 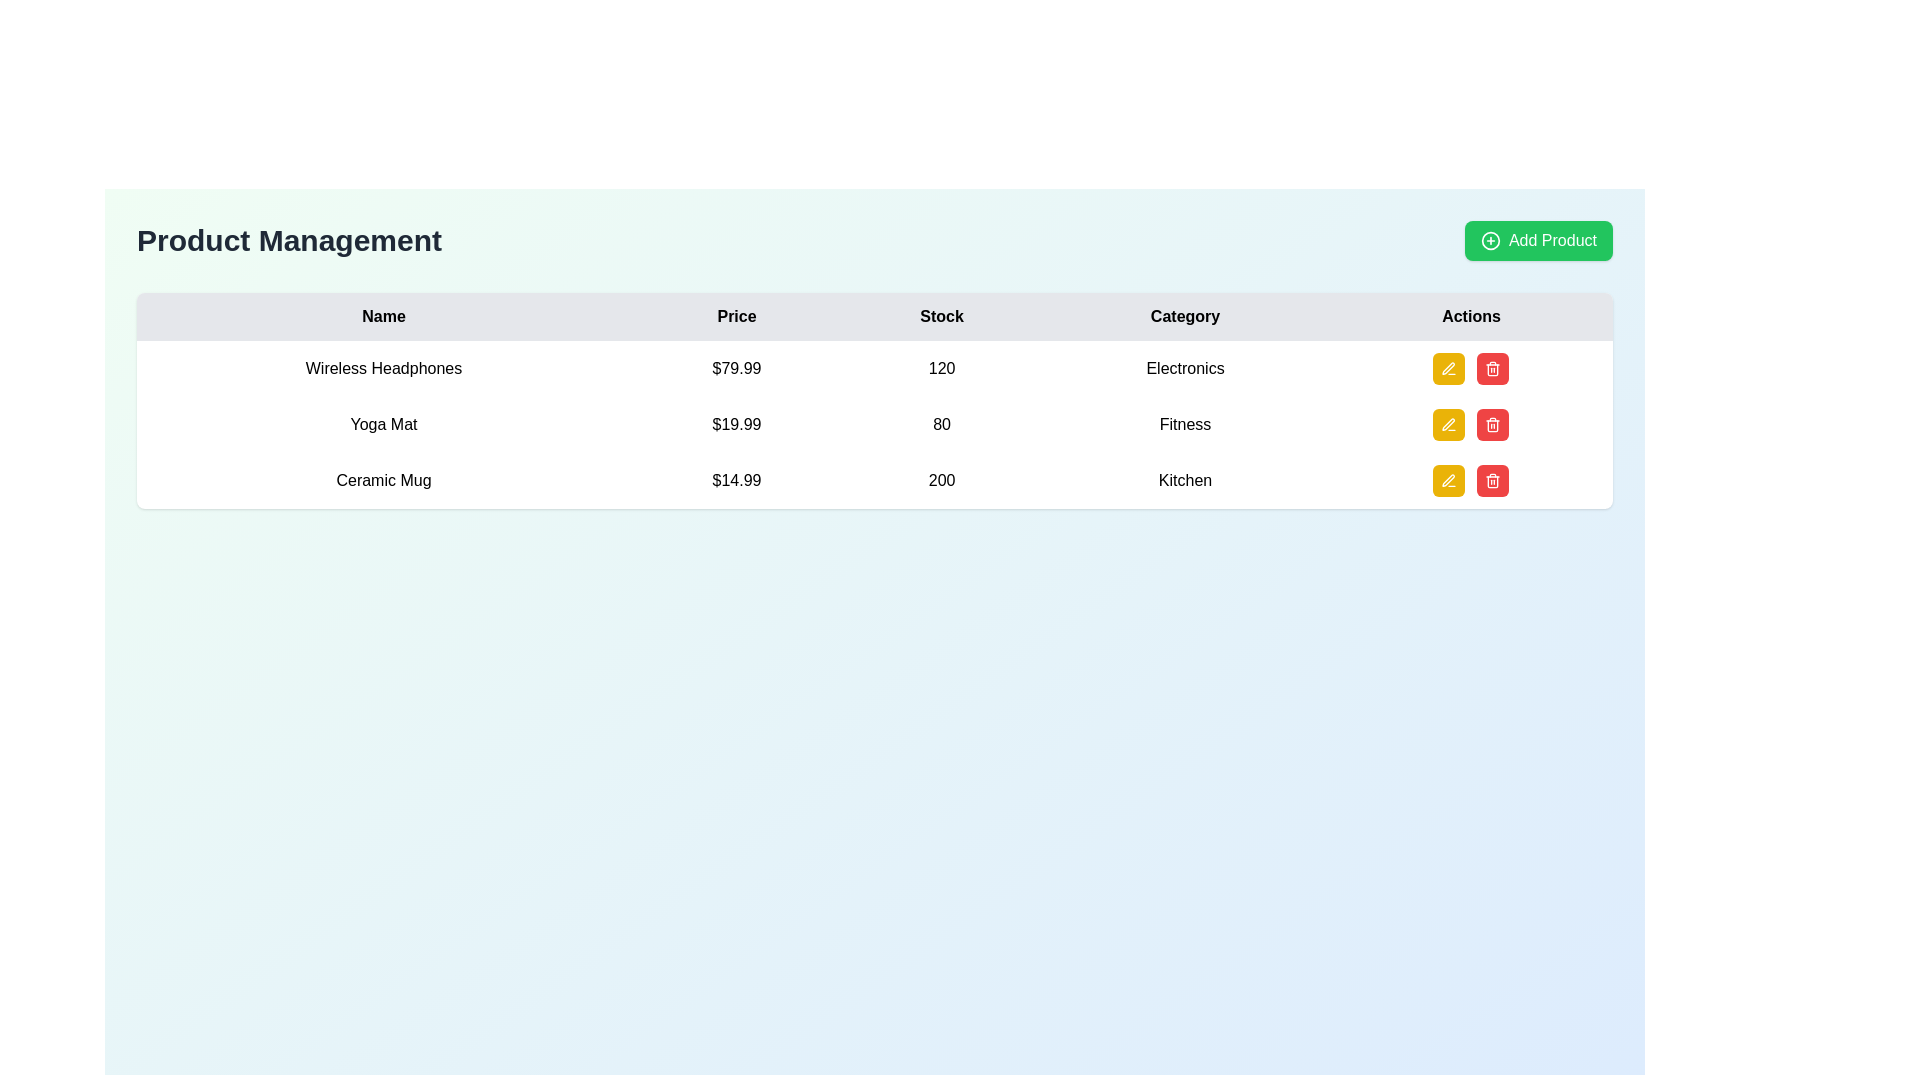 What do you see at coordinates (1493, 481) in the screenshot?
I see `the delete button located in the 'Actions' column of the last row of the table, which corresponds to the 'Ceramic Mug' entry` at bounding box center [1493, 481].